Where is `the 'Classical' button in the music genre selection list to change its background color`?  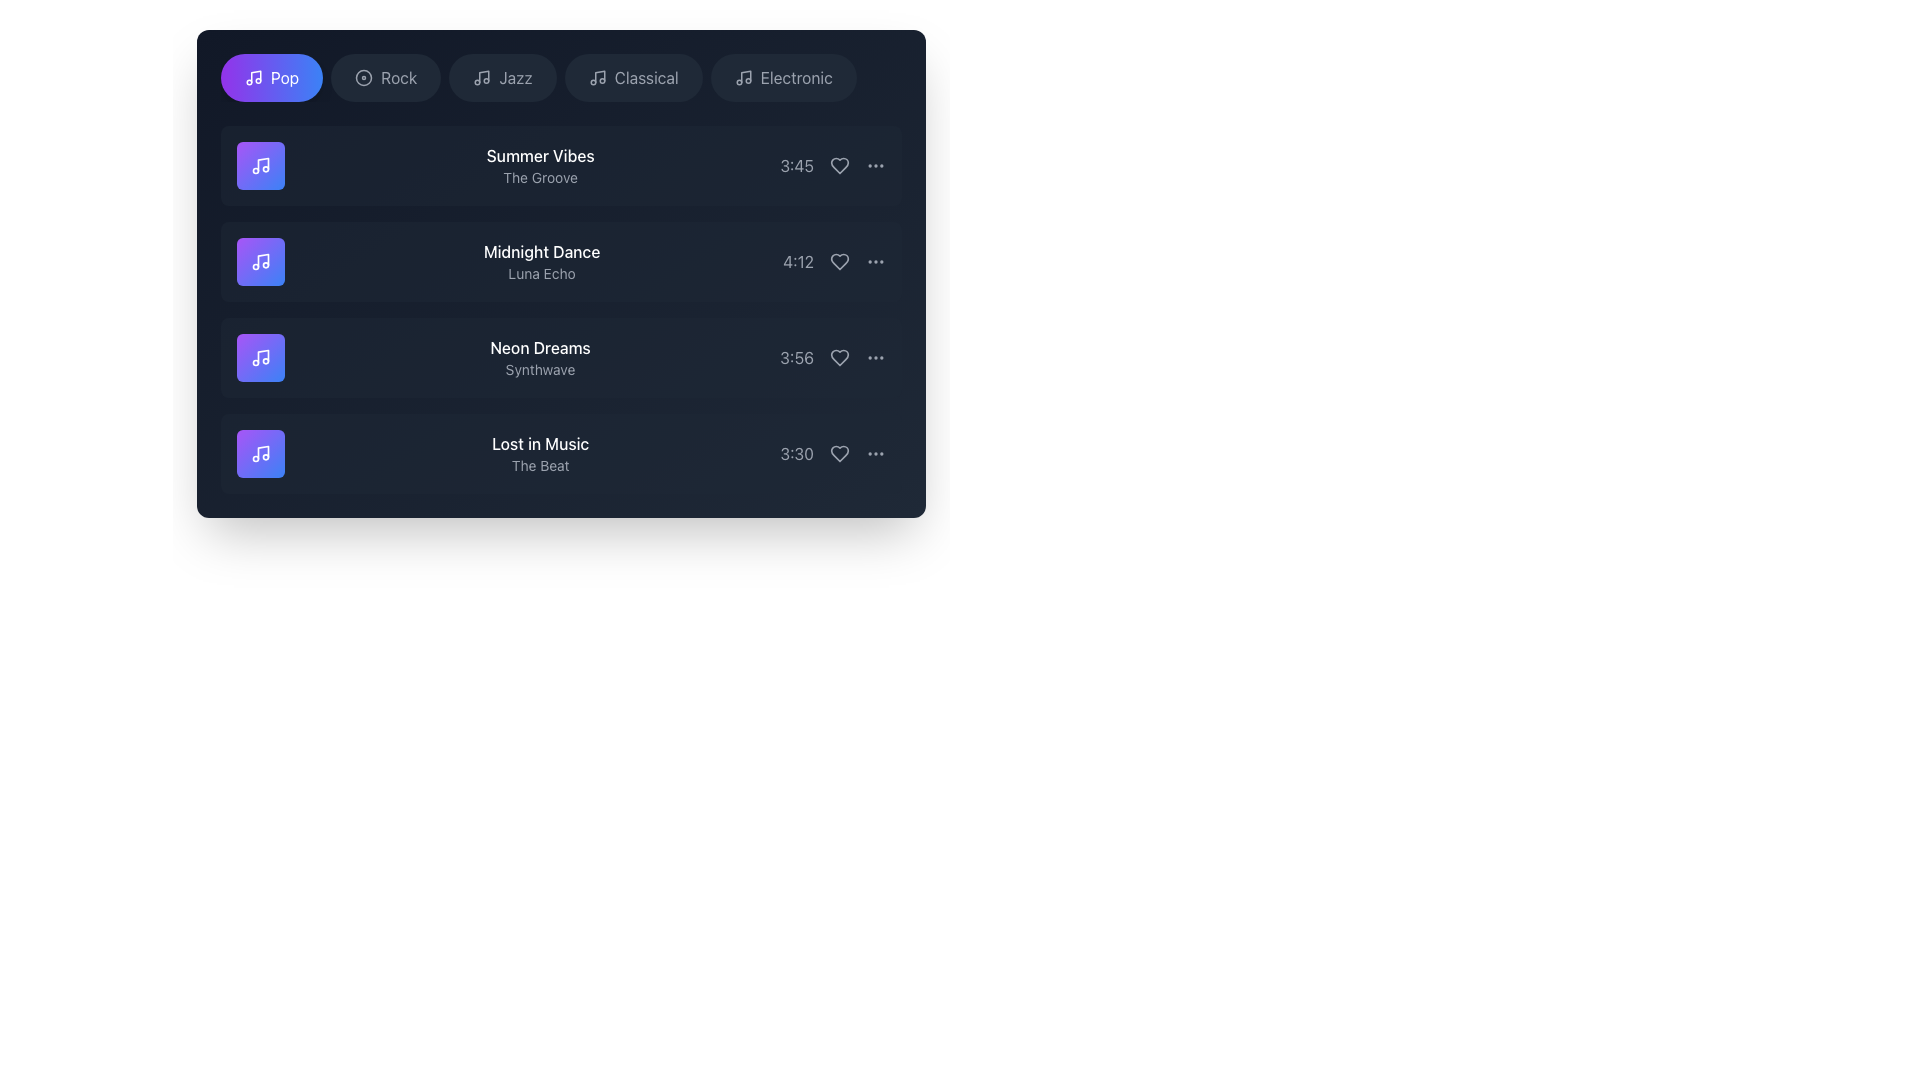
the 'Classical' button in the music genre selection list to change its background color is located at coordinates (632, 76).